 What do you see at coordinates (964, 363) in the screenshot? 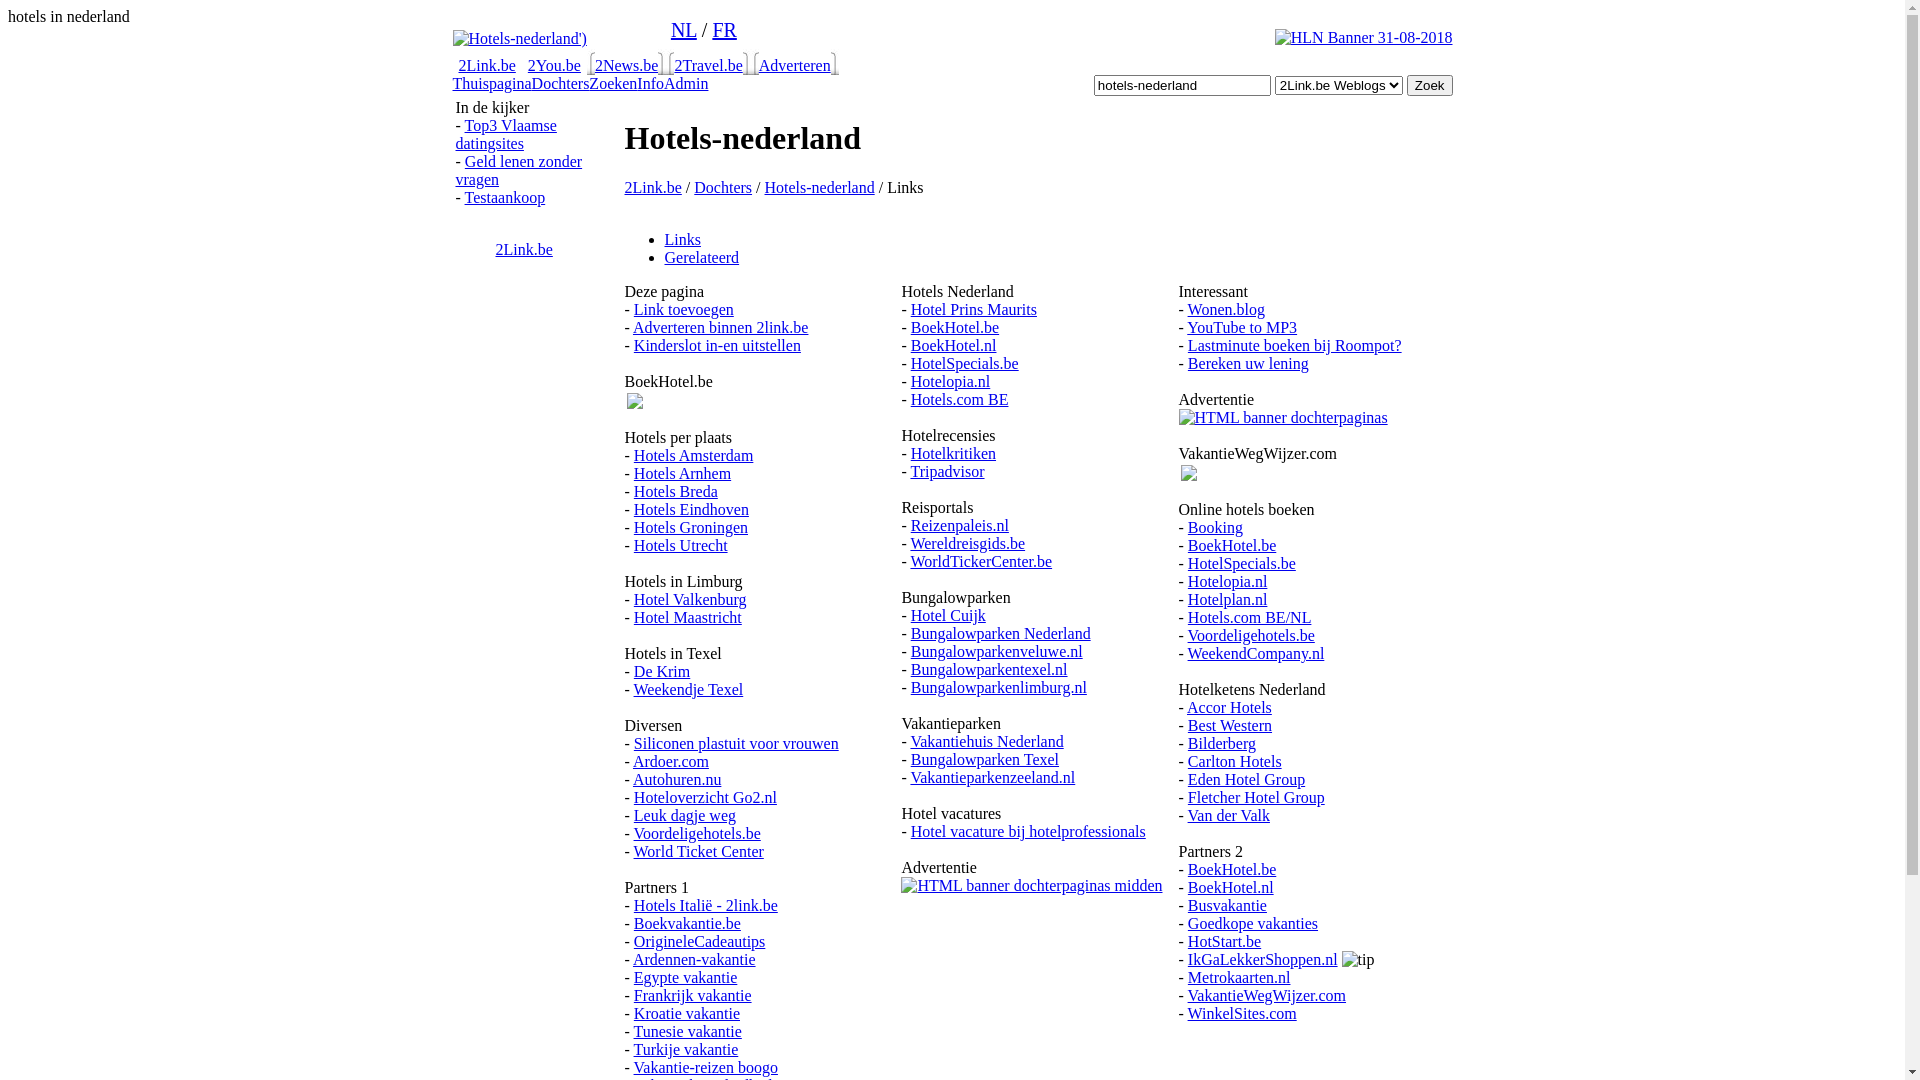
I see `'HotelSpecials.be'` at bounding box center [964, 363].